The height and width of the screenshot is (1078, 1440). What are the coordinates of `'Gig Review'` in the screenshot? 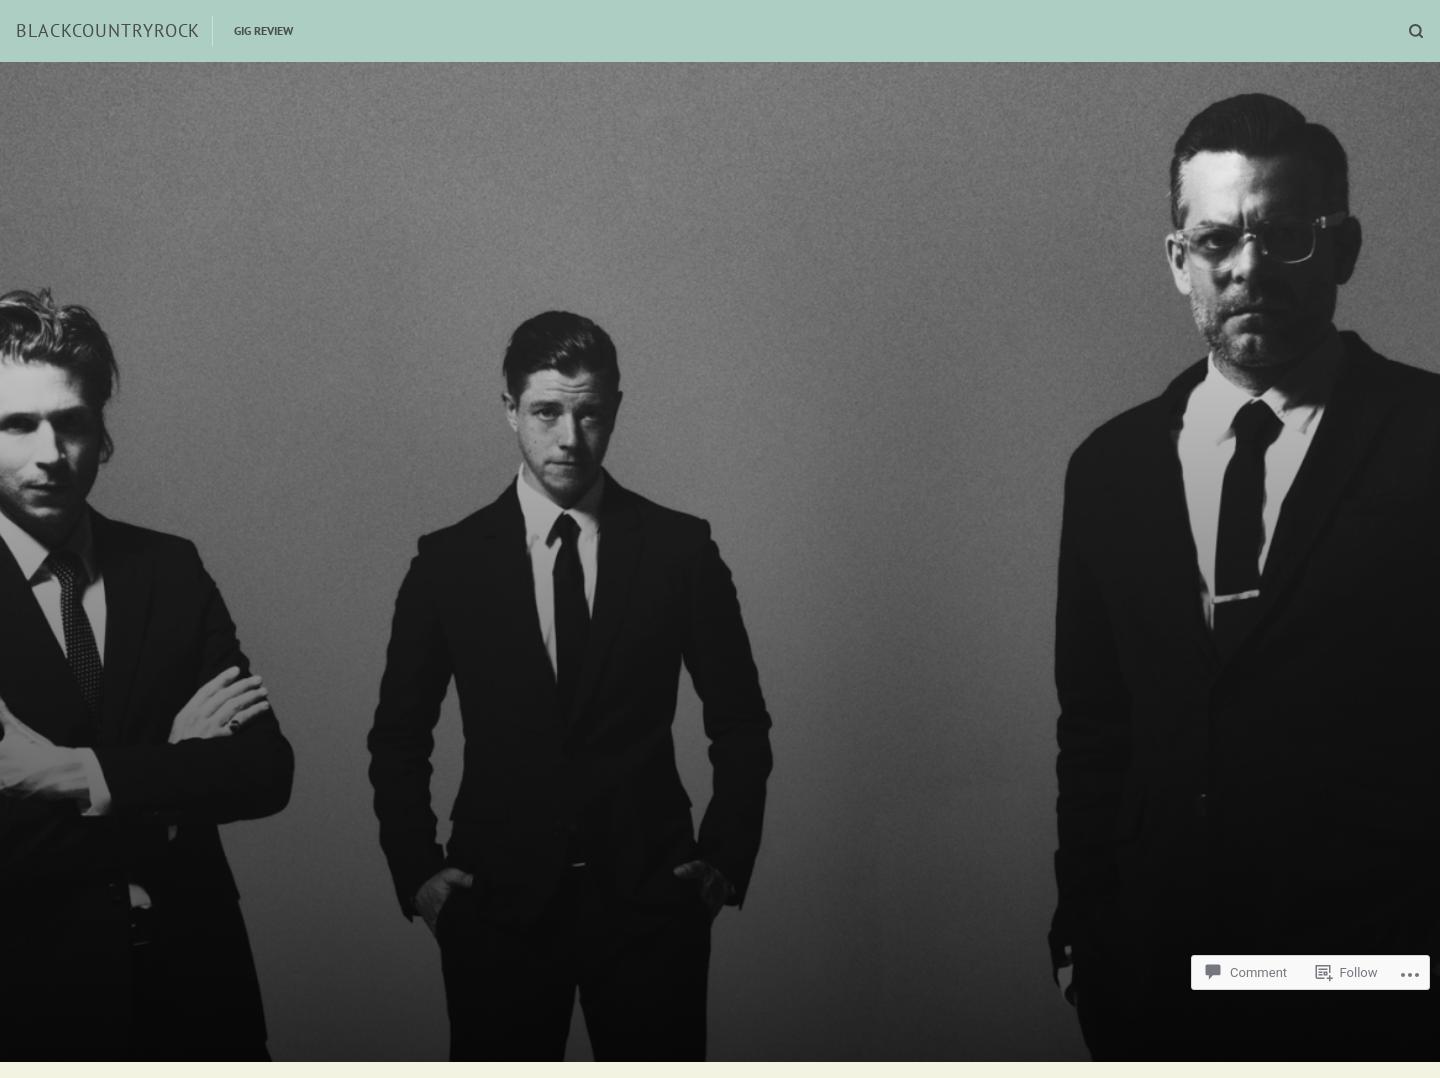 It's located at (262, 29).